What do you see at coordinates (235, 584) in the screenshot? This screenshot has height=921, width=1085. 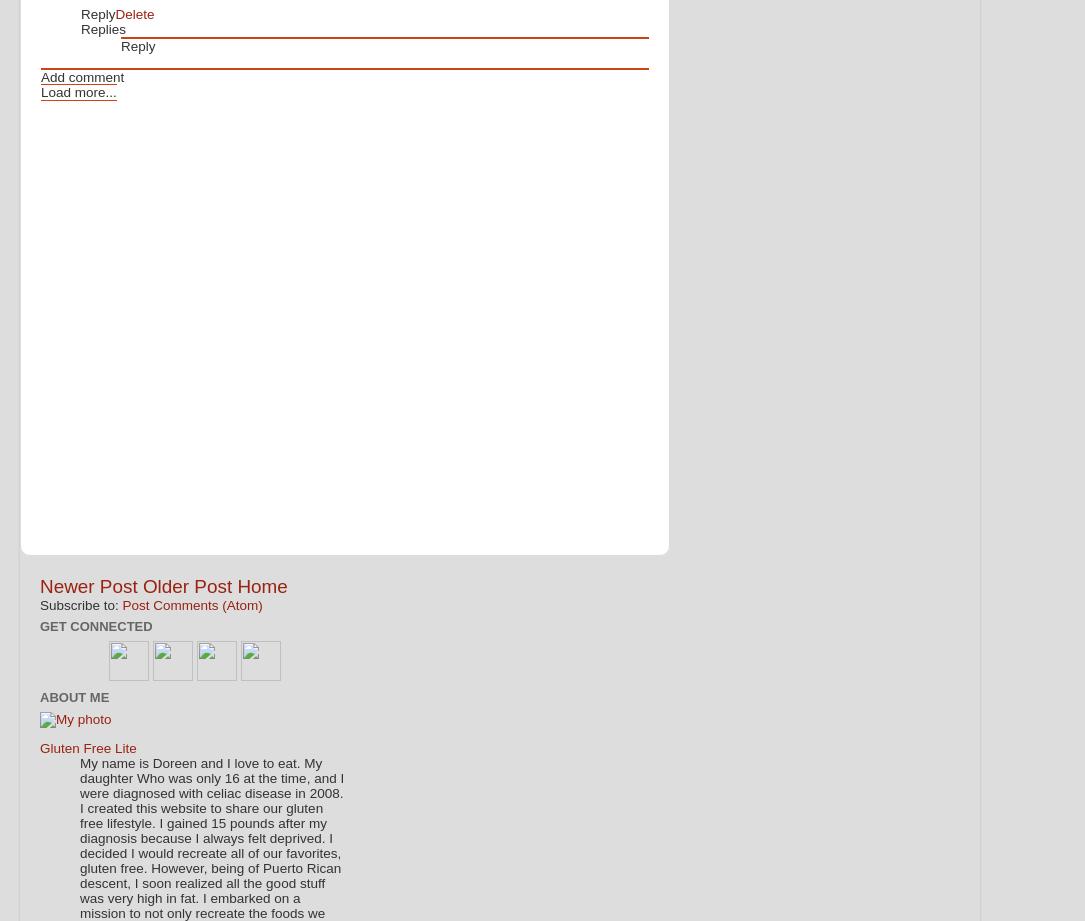 I see `'Home'` at bounding box center [235, 584].